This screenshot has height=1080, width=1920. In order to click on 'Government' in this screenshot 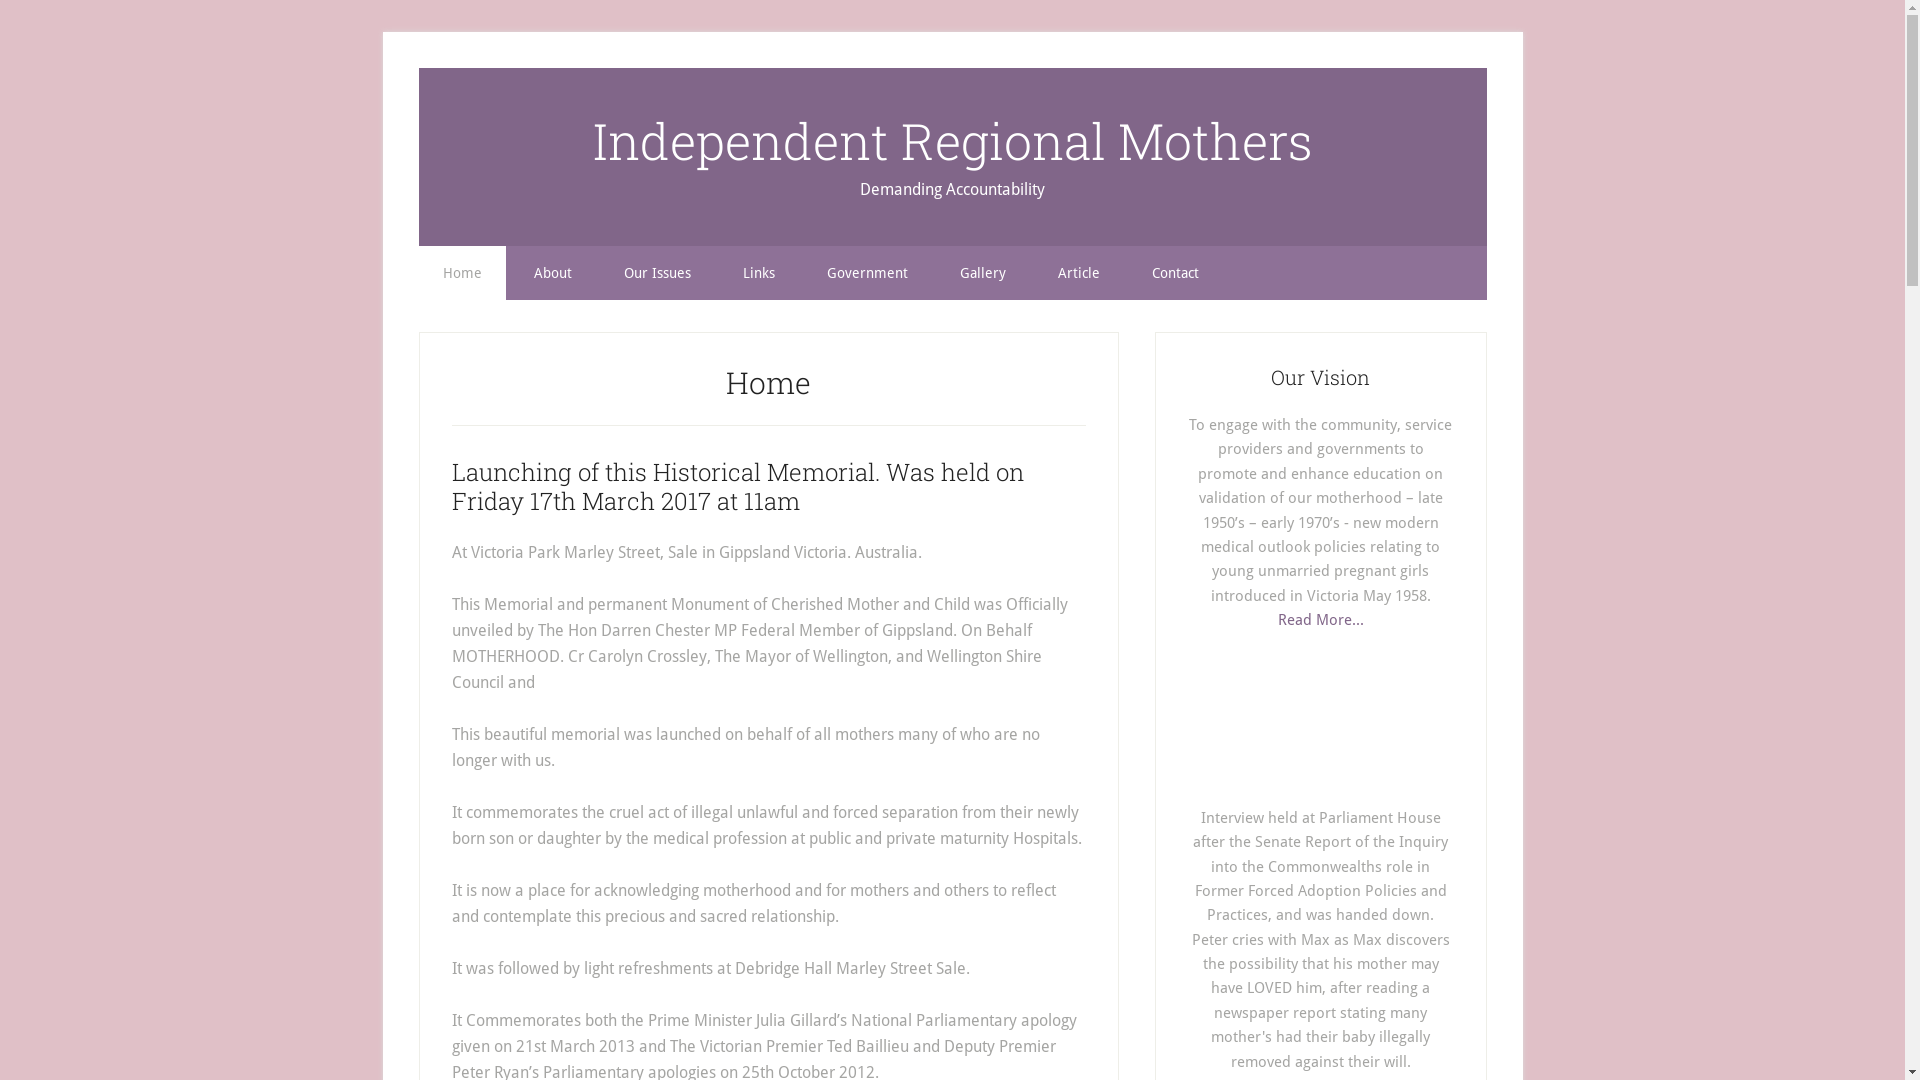, I will do `click(866, 273)`.